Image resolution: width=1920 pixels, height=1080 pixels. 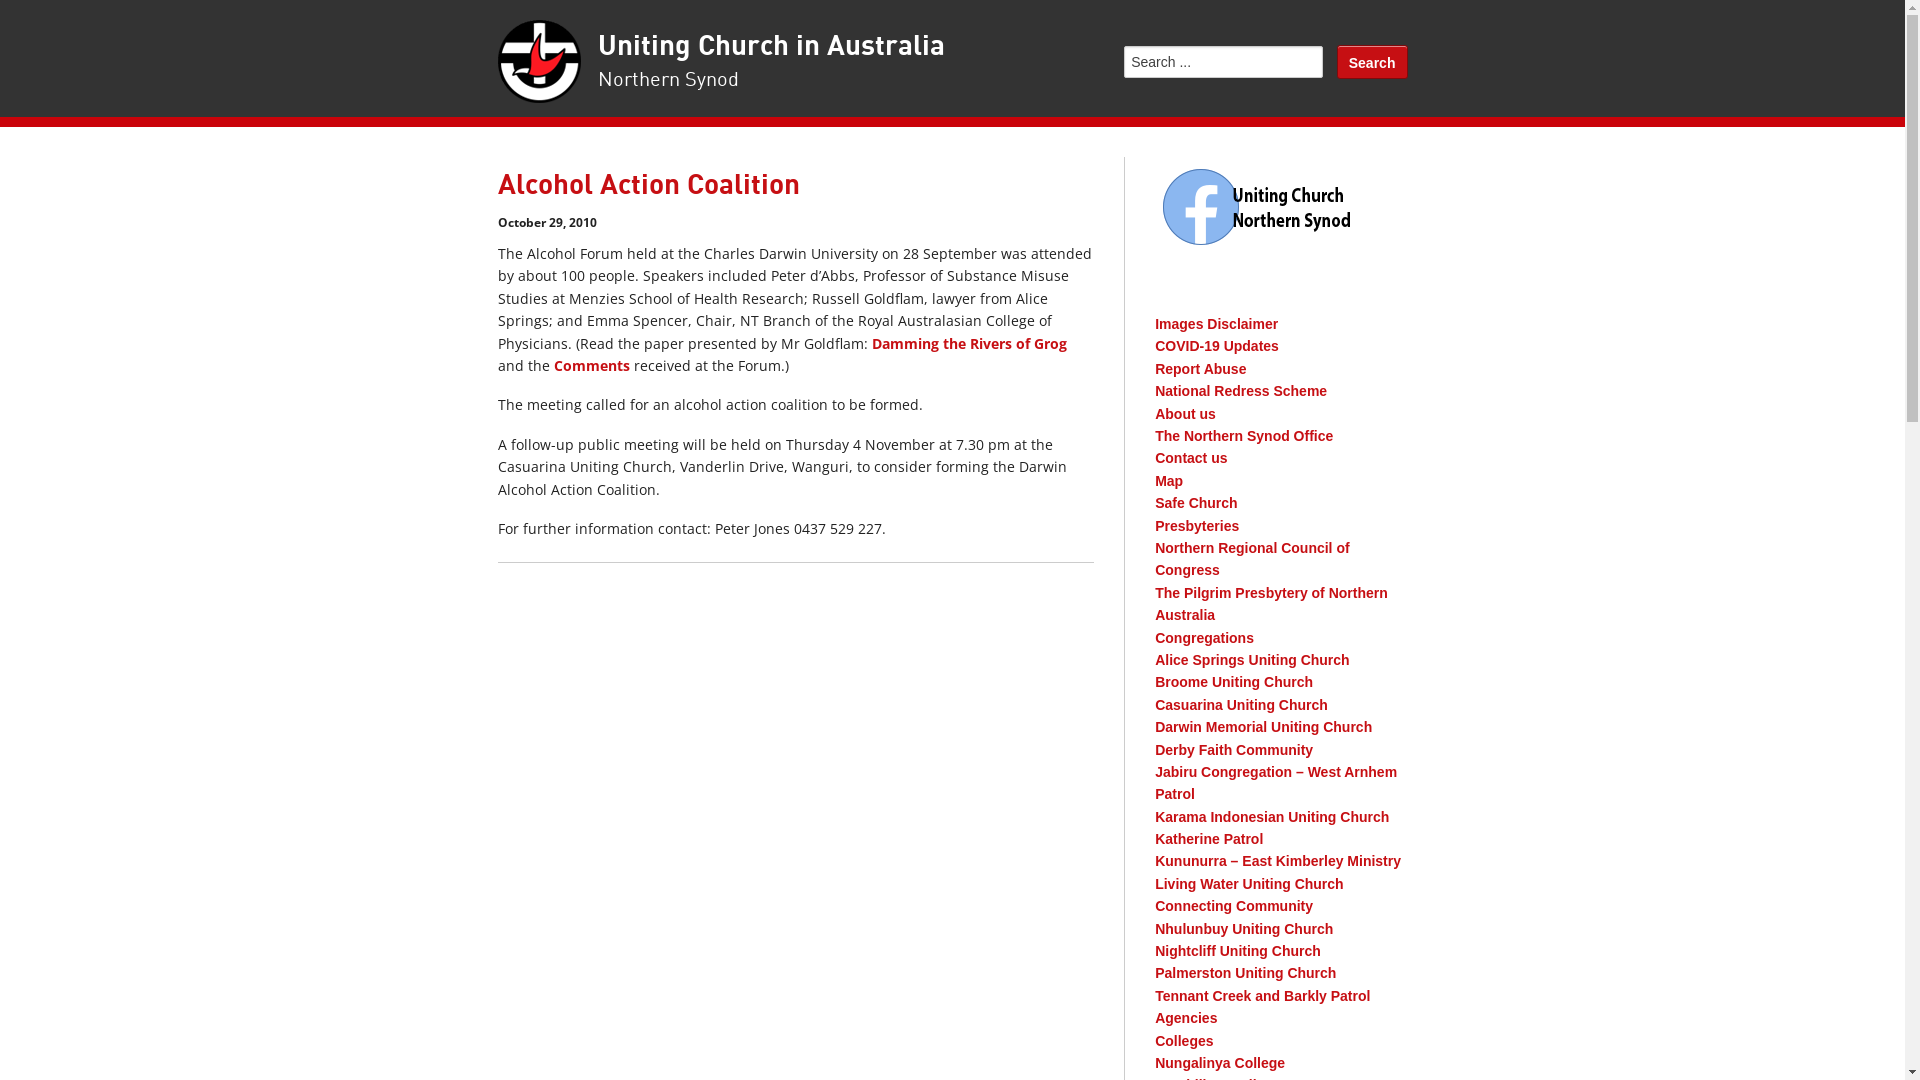 I want to click on 'About us', so click(x=1185, y=412).